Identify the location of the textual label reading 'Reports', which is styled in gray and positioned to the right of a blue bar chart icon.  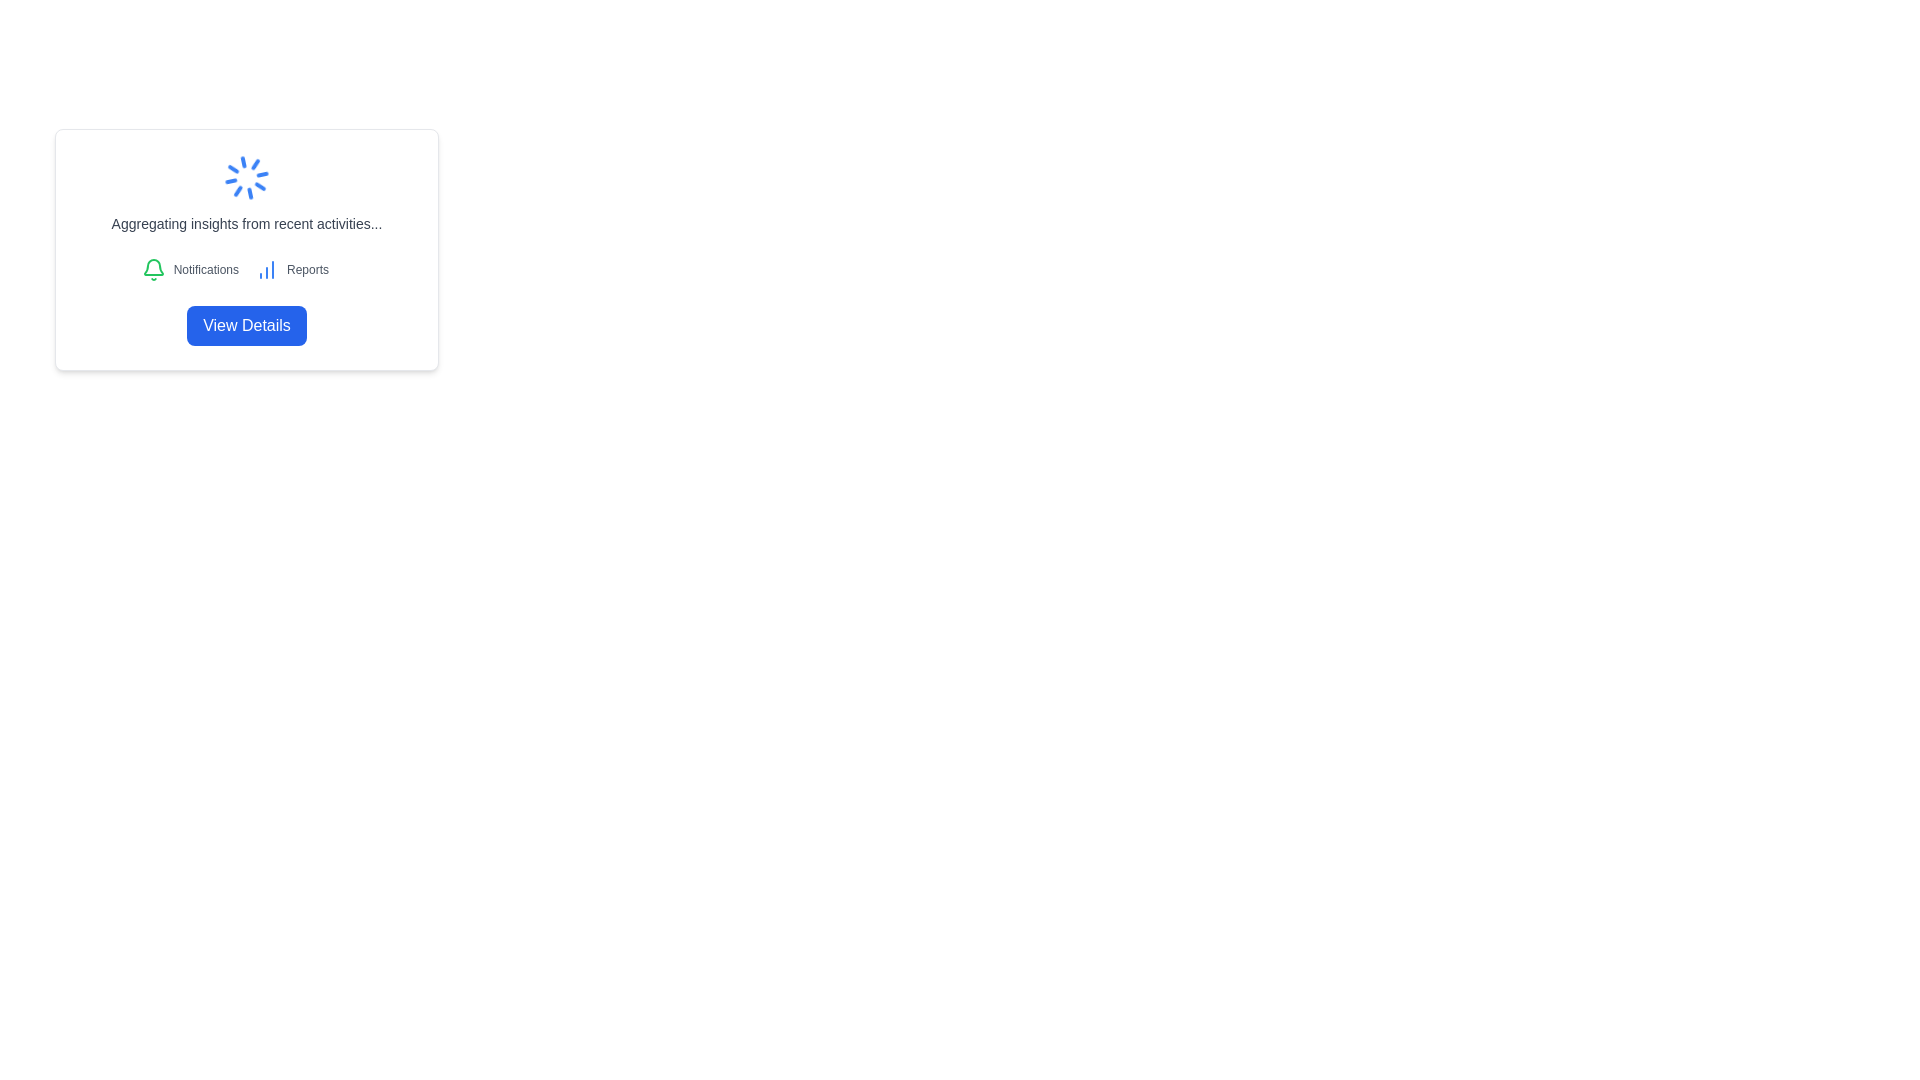
(306, 270).